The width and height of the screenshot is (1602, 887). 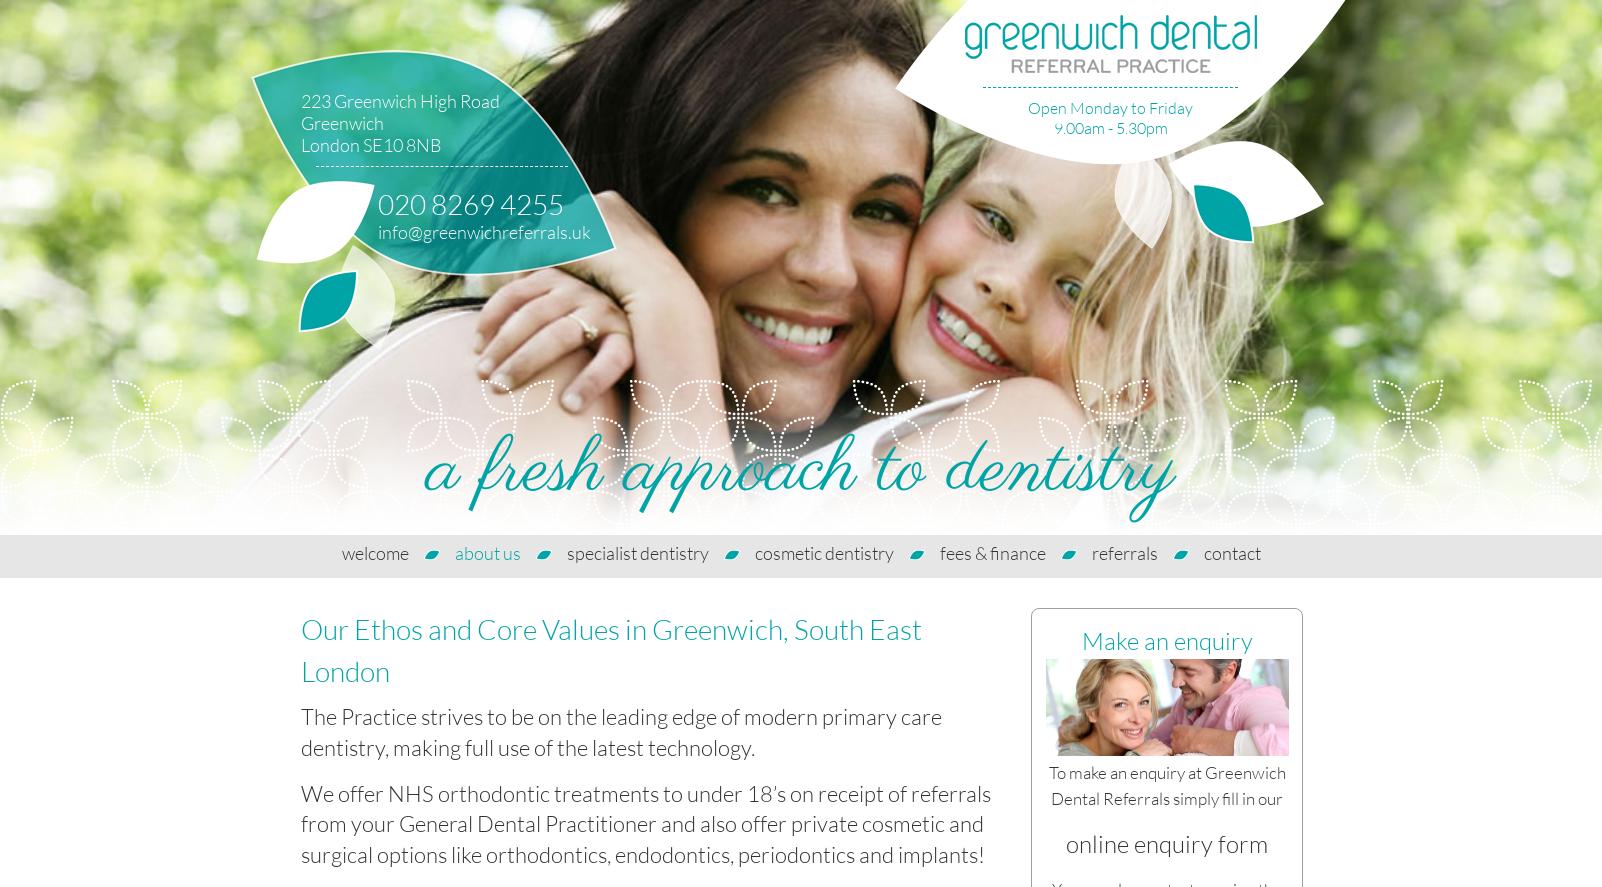 What do you see at coordinates (1036, 311) in the screenshot?
I see `'send us an email'` at bounding box center [1036, 311].